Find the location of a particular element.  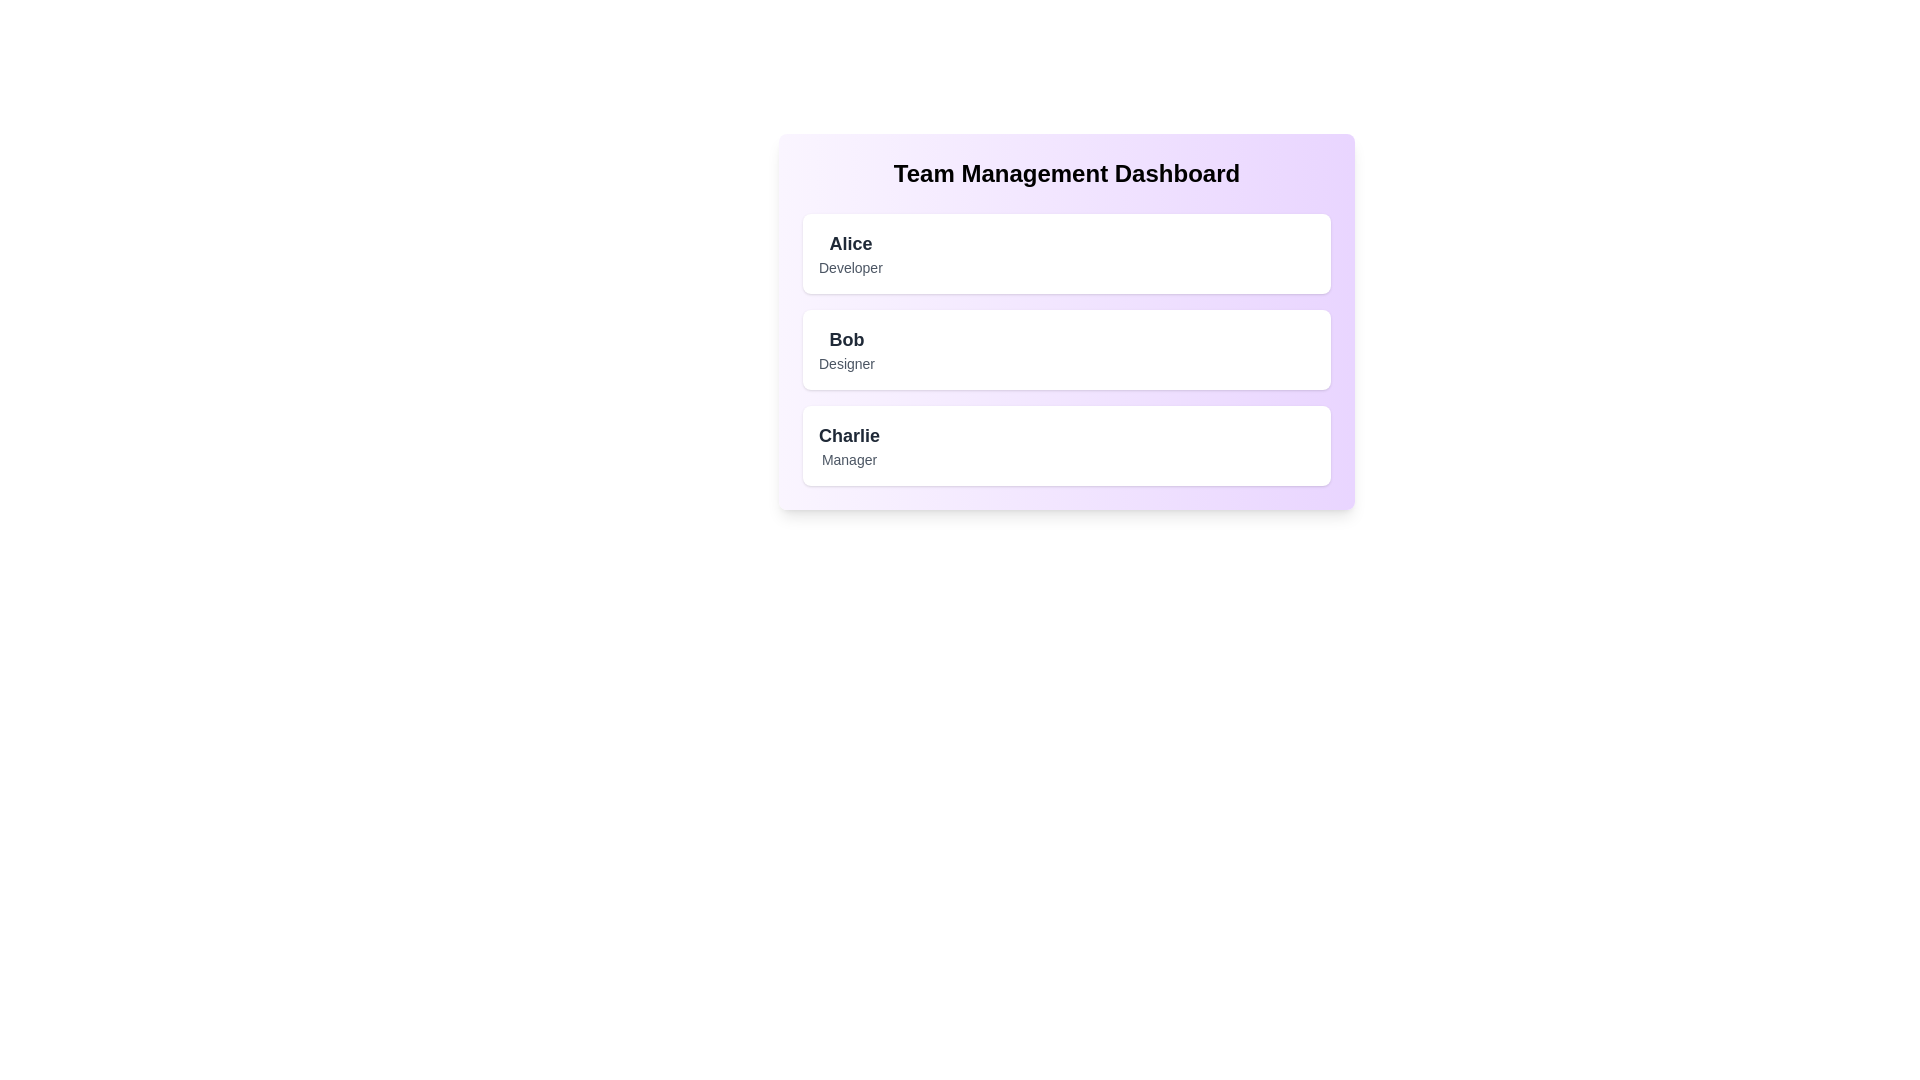

the details of the team member Bob is located at coordinates (1065, 349).